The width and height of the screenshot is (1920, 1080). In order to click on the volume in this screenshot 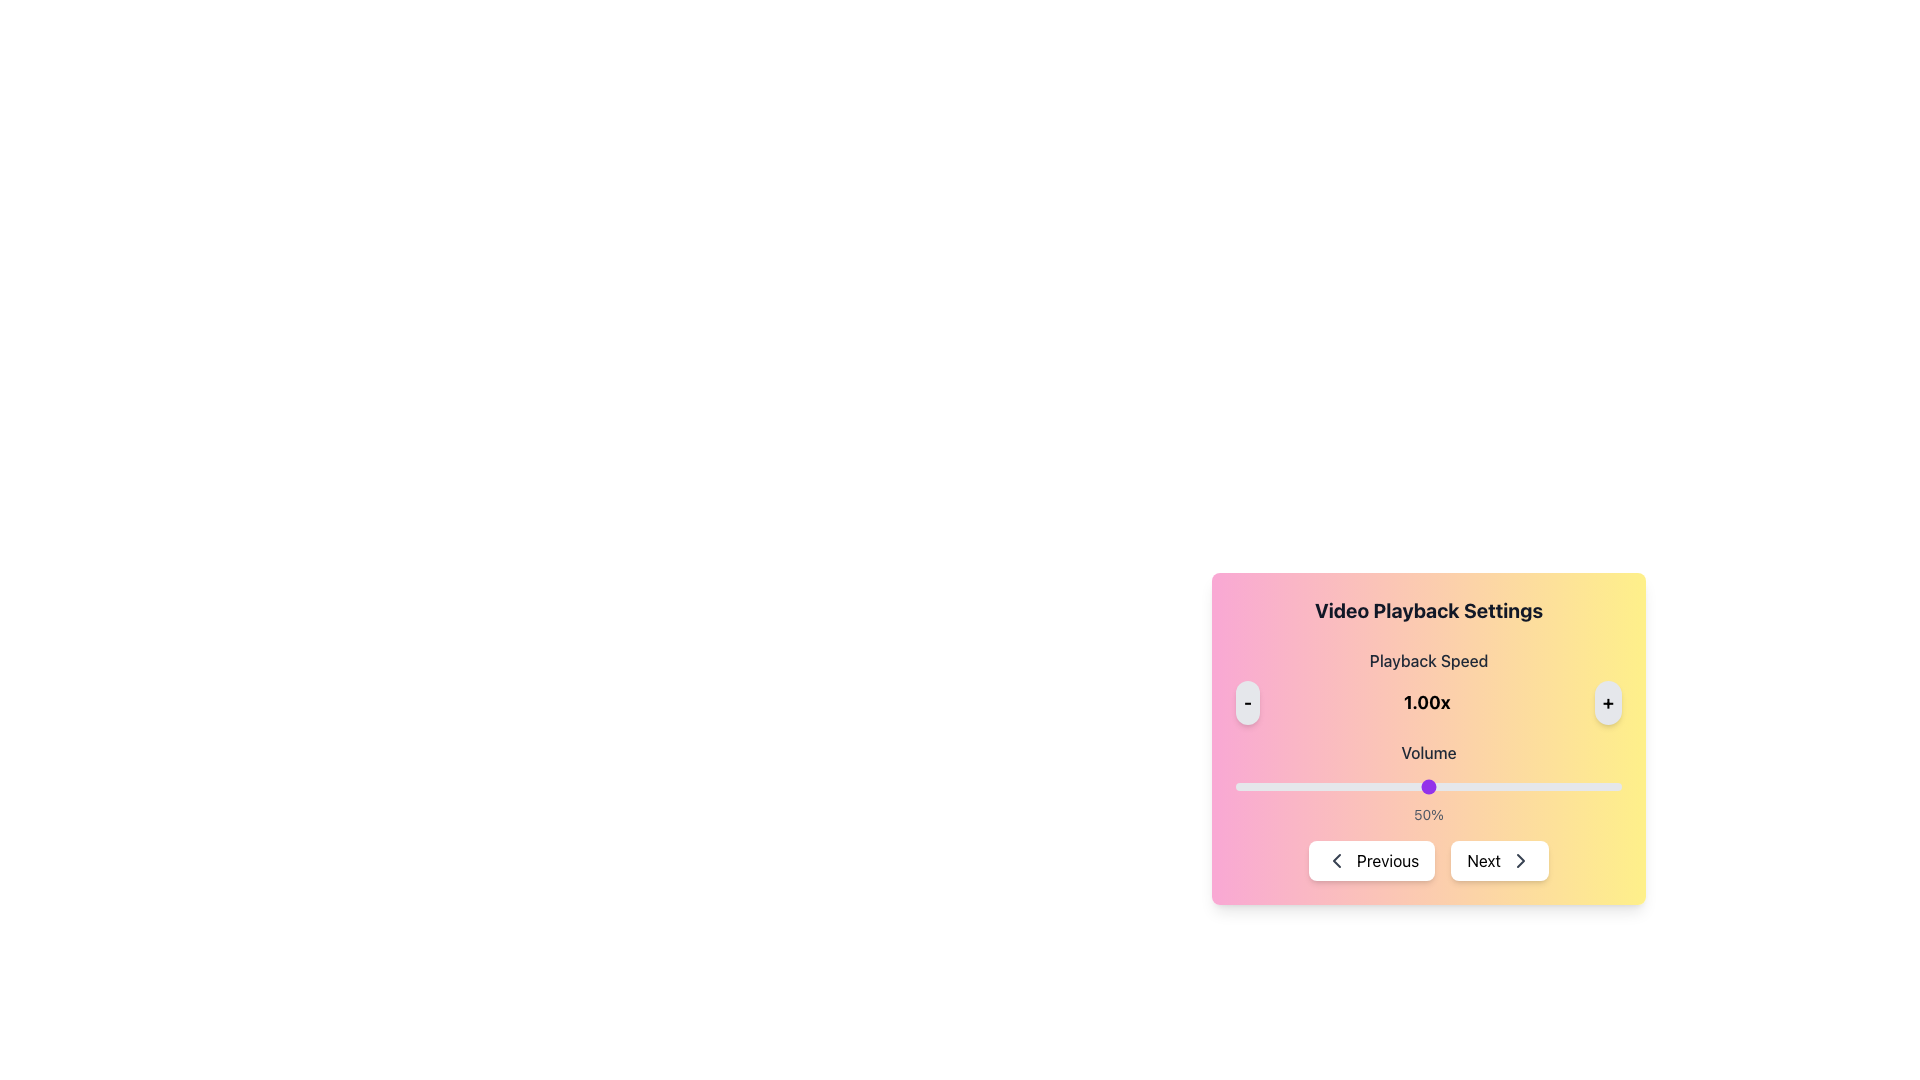, I will do `click(1313, 785)`.